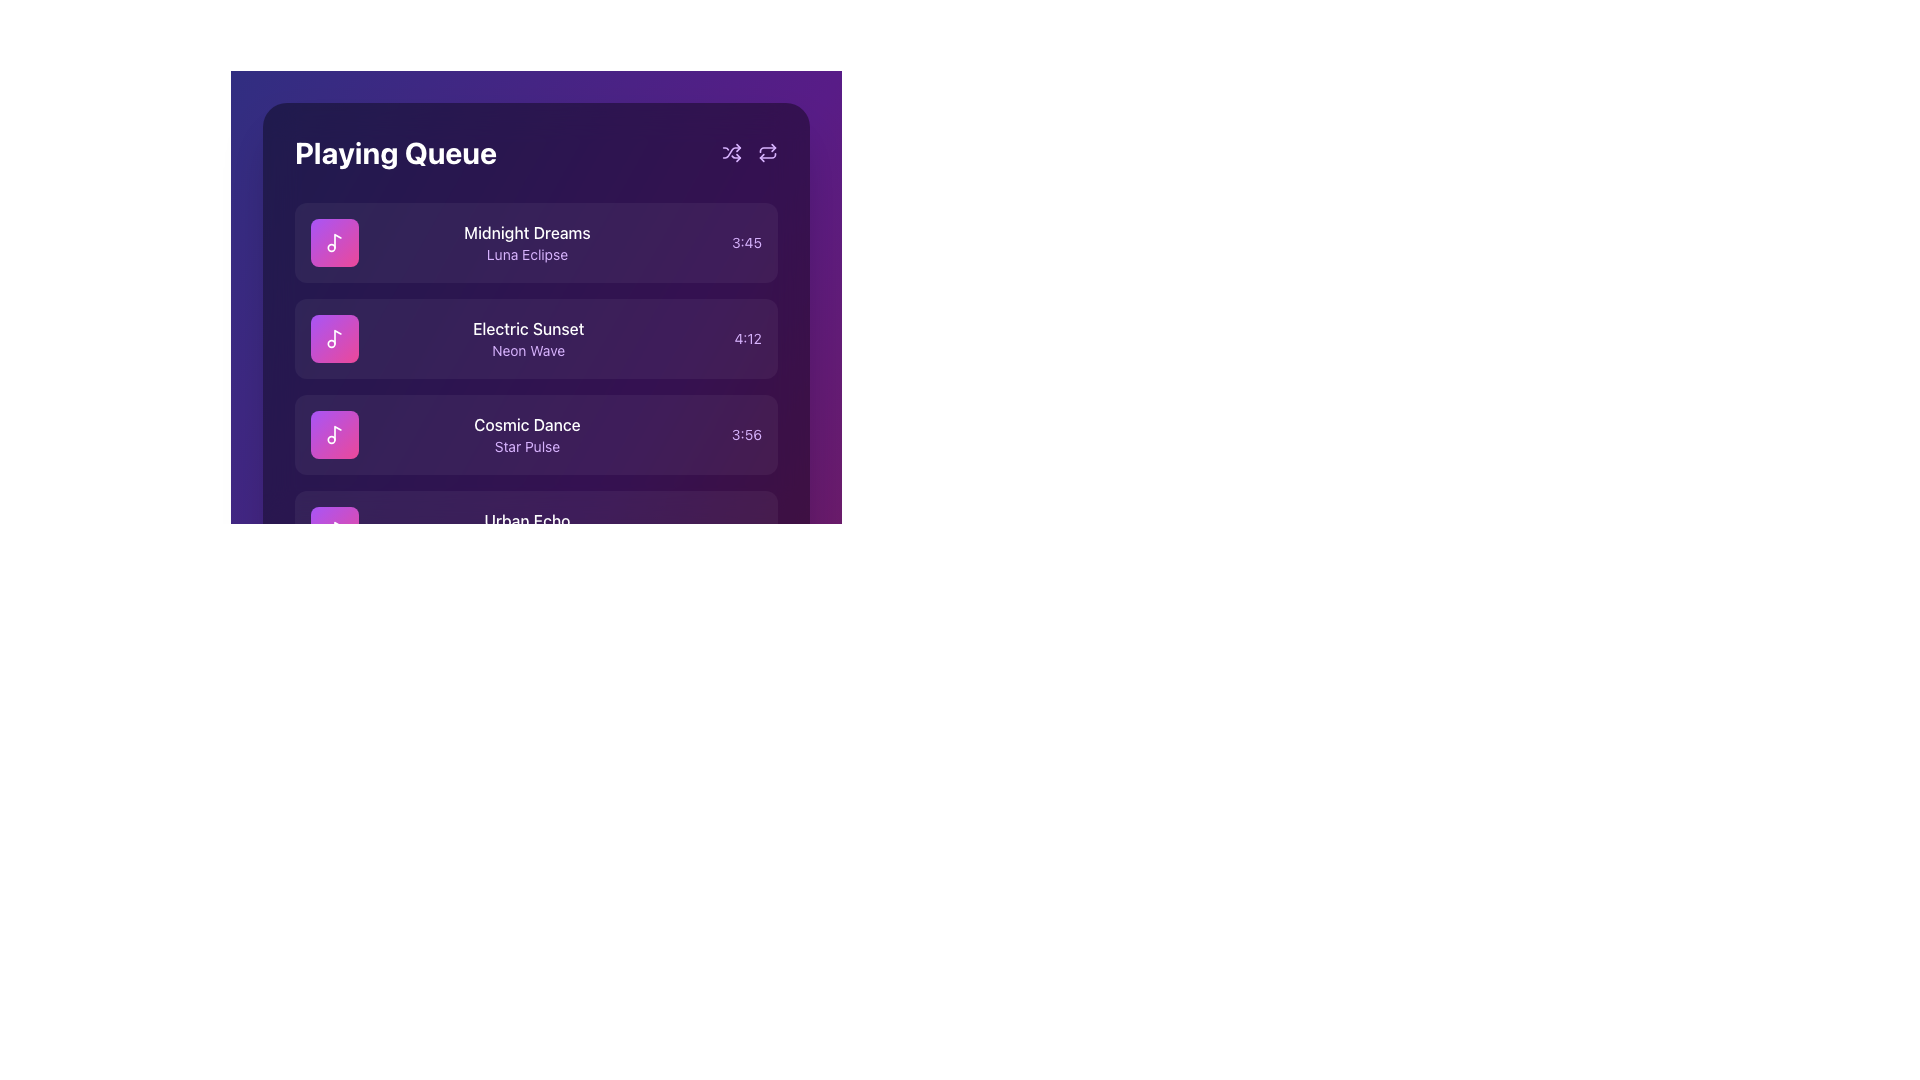 The image size is (1920, 1080). I want to click on the musical note icon located on the left side of the fourth row in the 'Playing Queue' list, so click(335, 530).